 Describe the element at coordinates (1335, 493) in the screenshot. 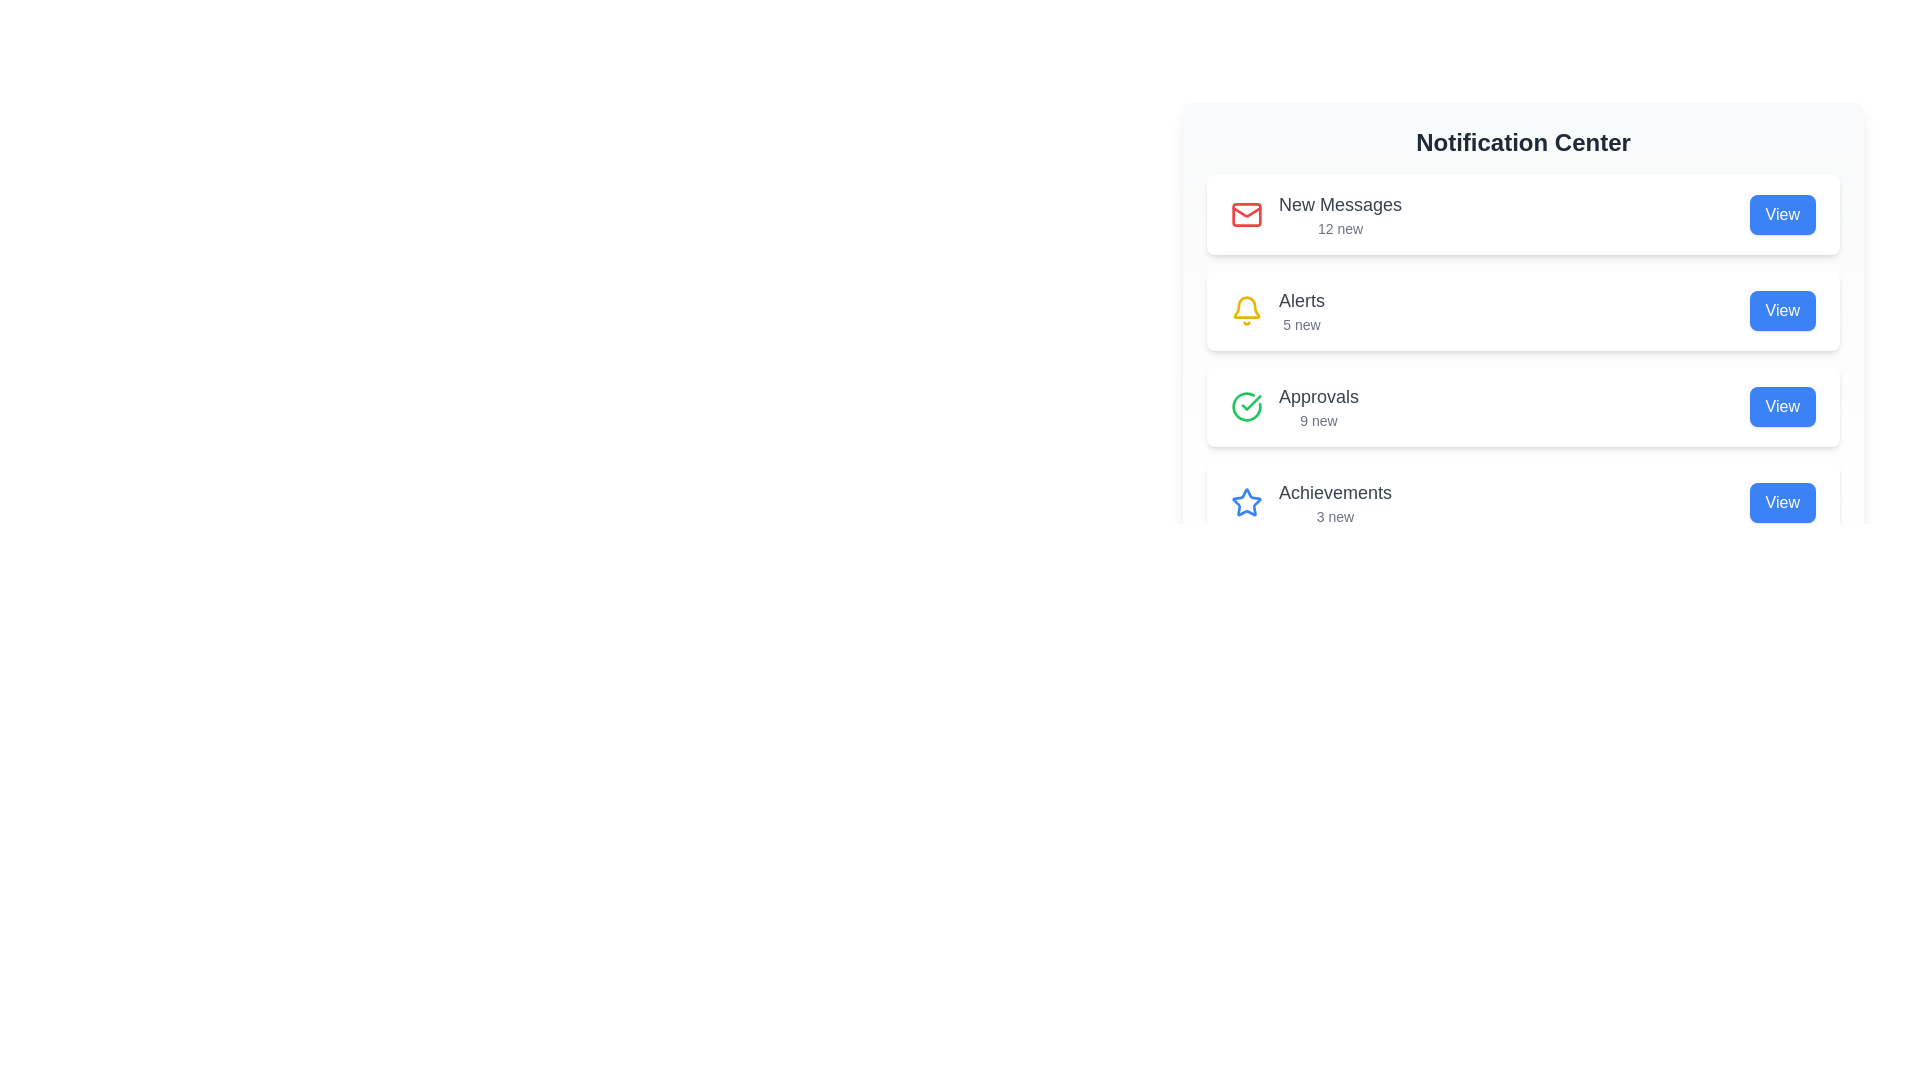

I see `the text block reading 'Achievements', which is styled in bold gray font and located in the notification center panel, positioned to the right of the blue star icon and above the smaller text '3 new'` at that location.